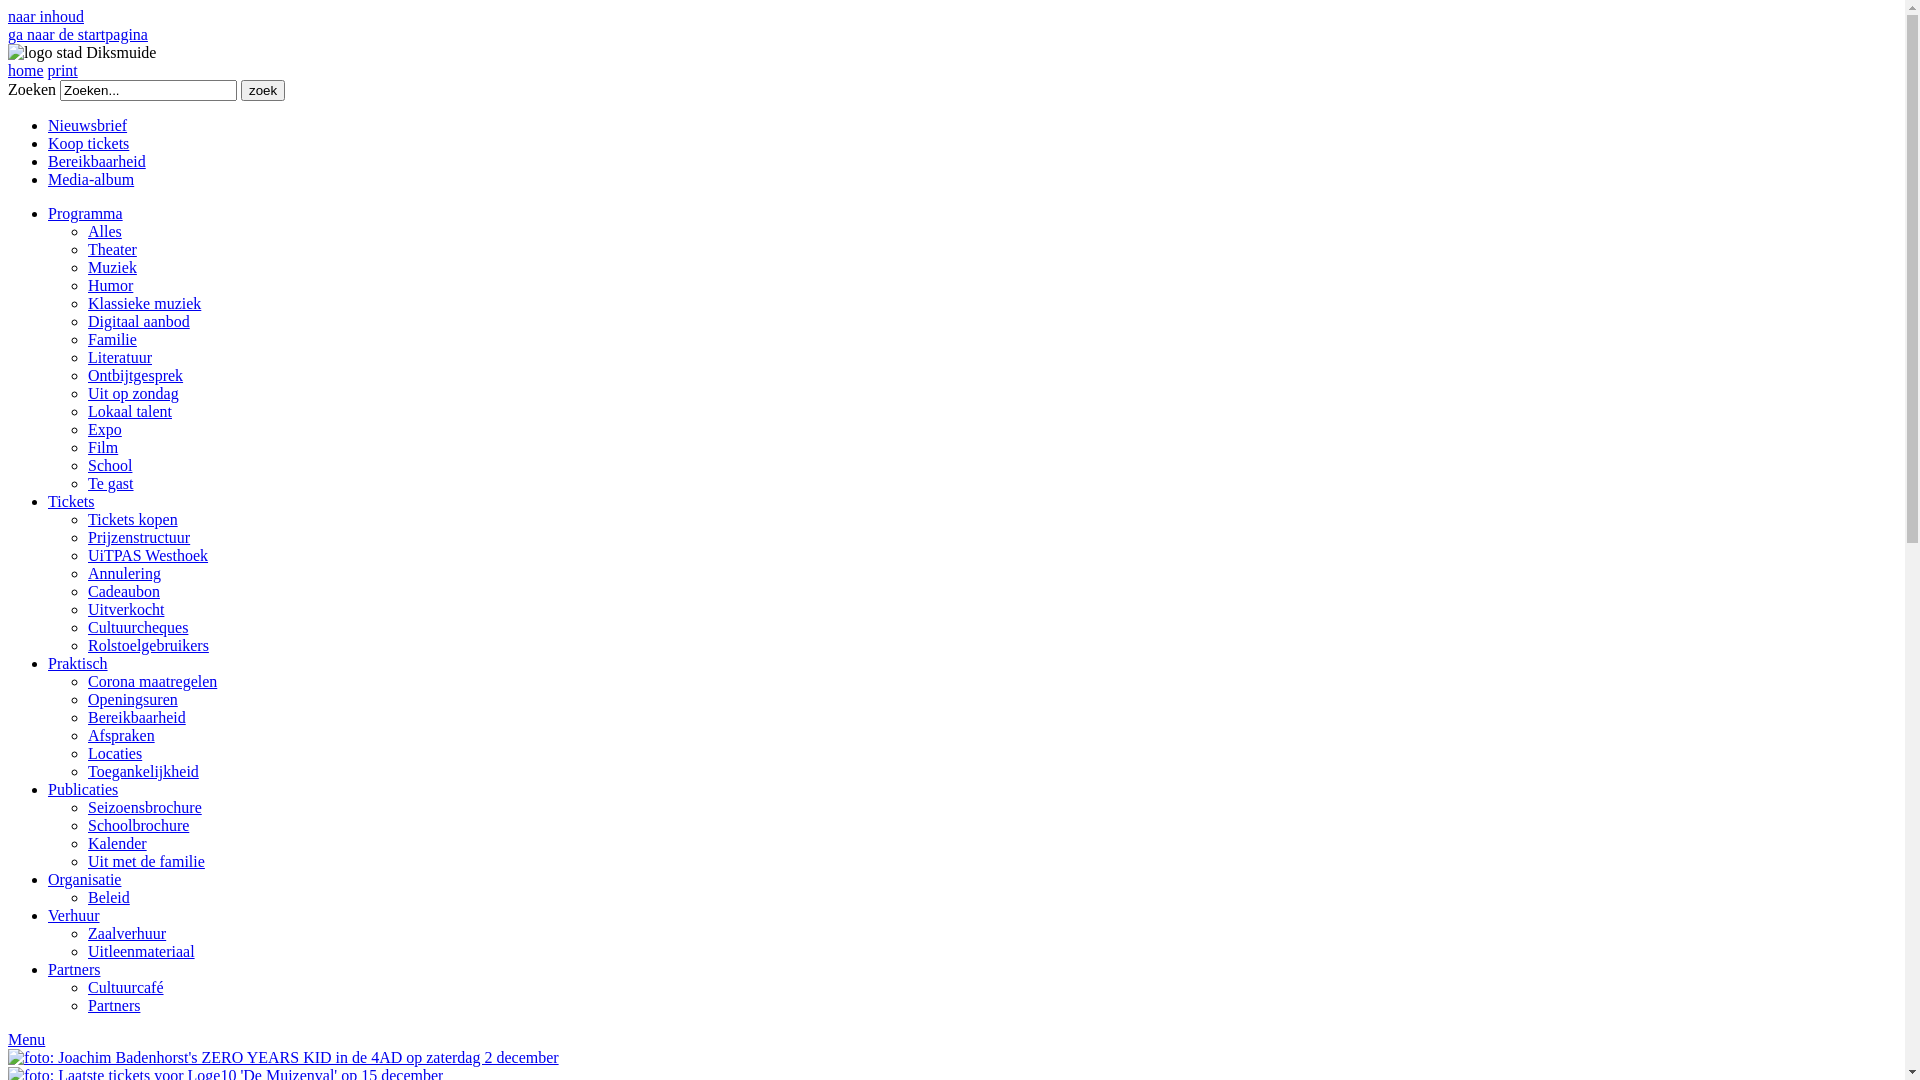  I want to click on 'Locaties', so click(86, 753).